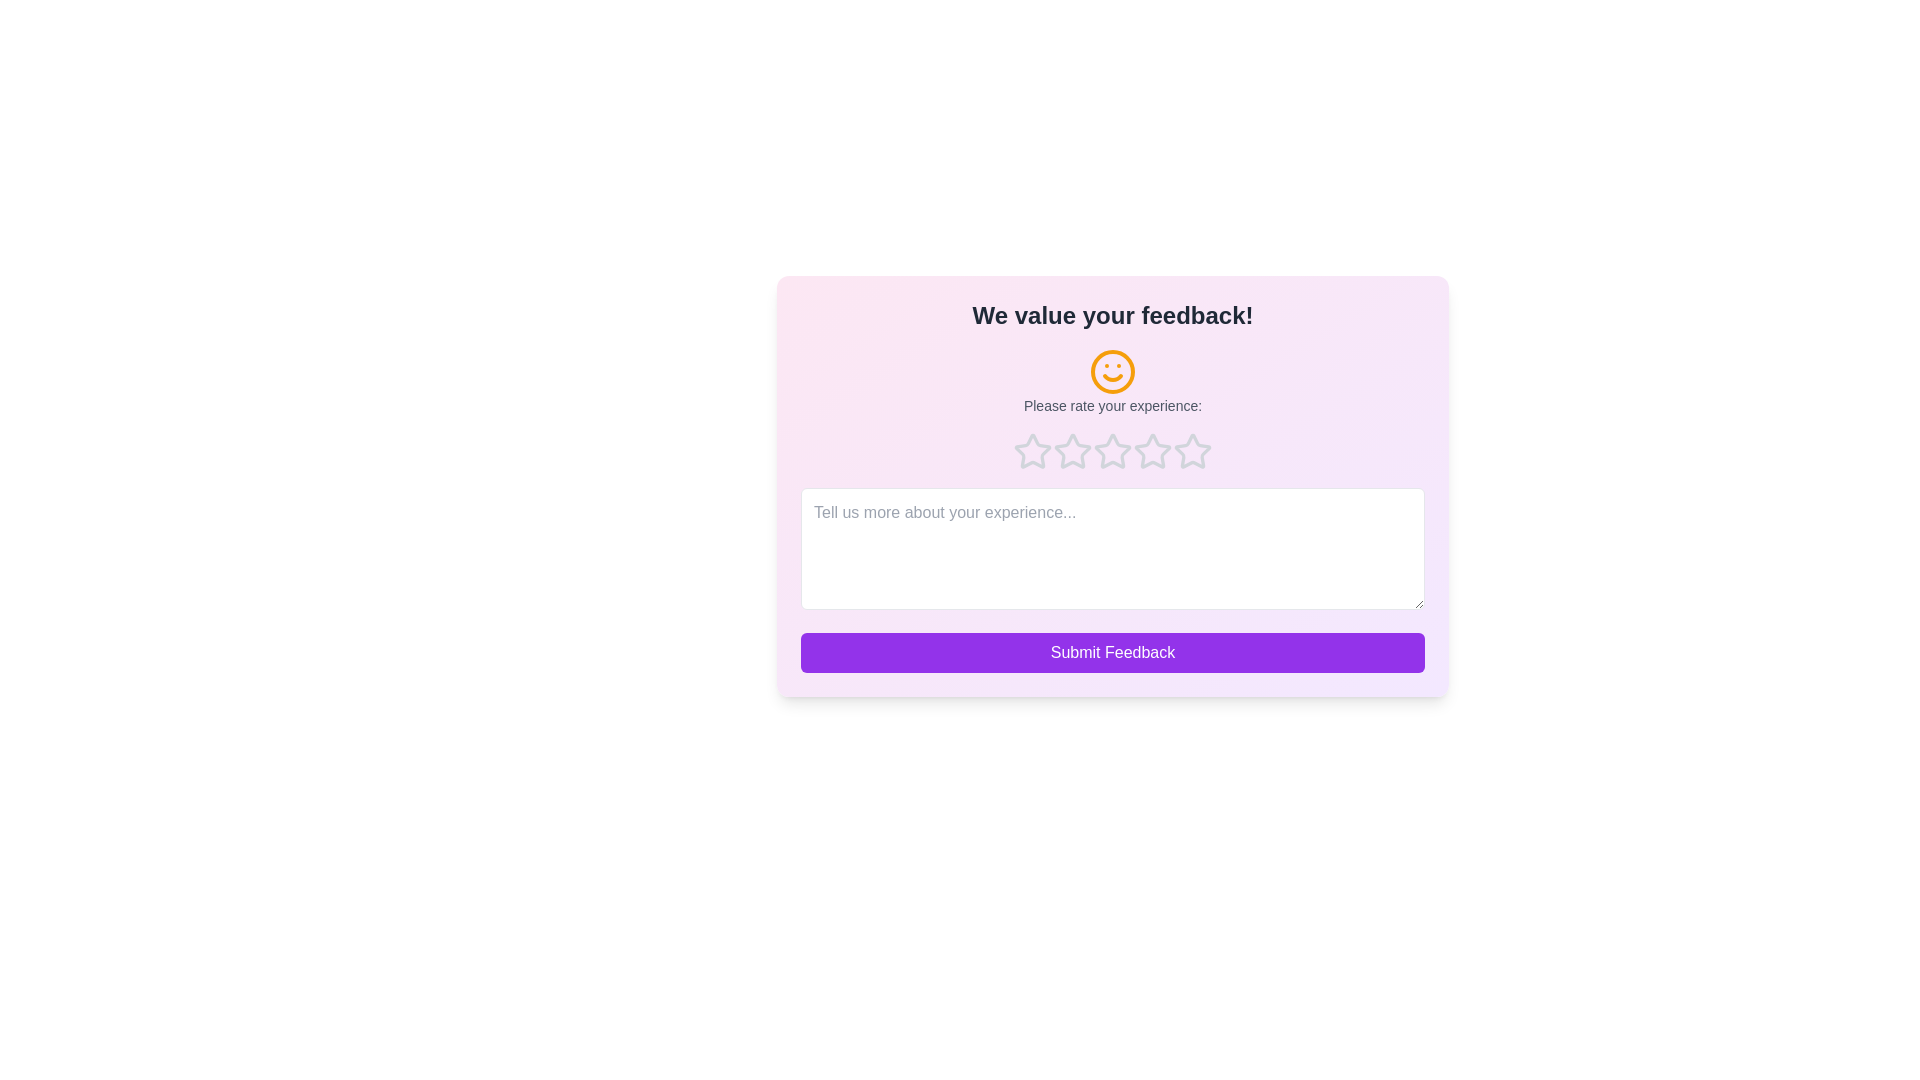  I want to click on the star icon in the Rating element located below the text 'Please rate your experience:', so click(1112, 451).